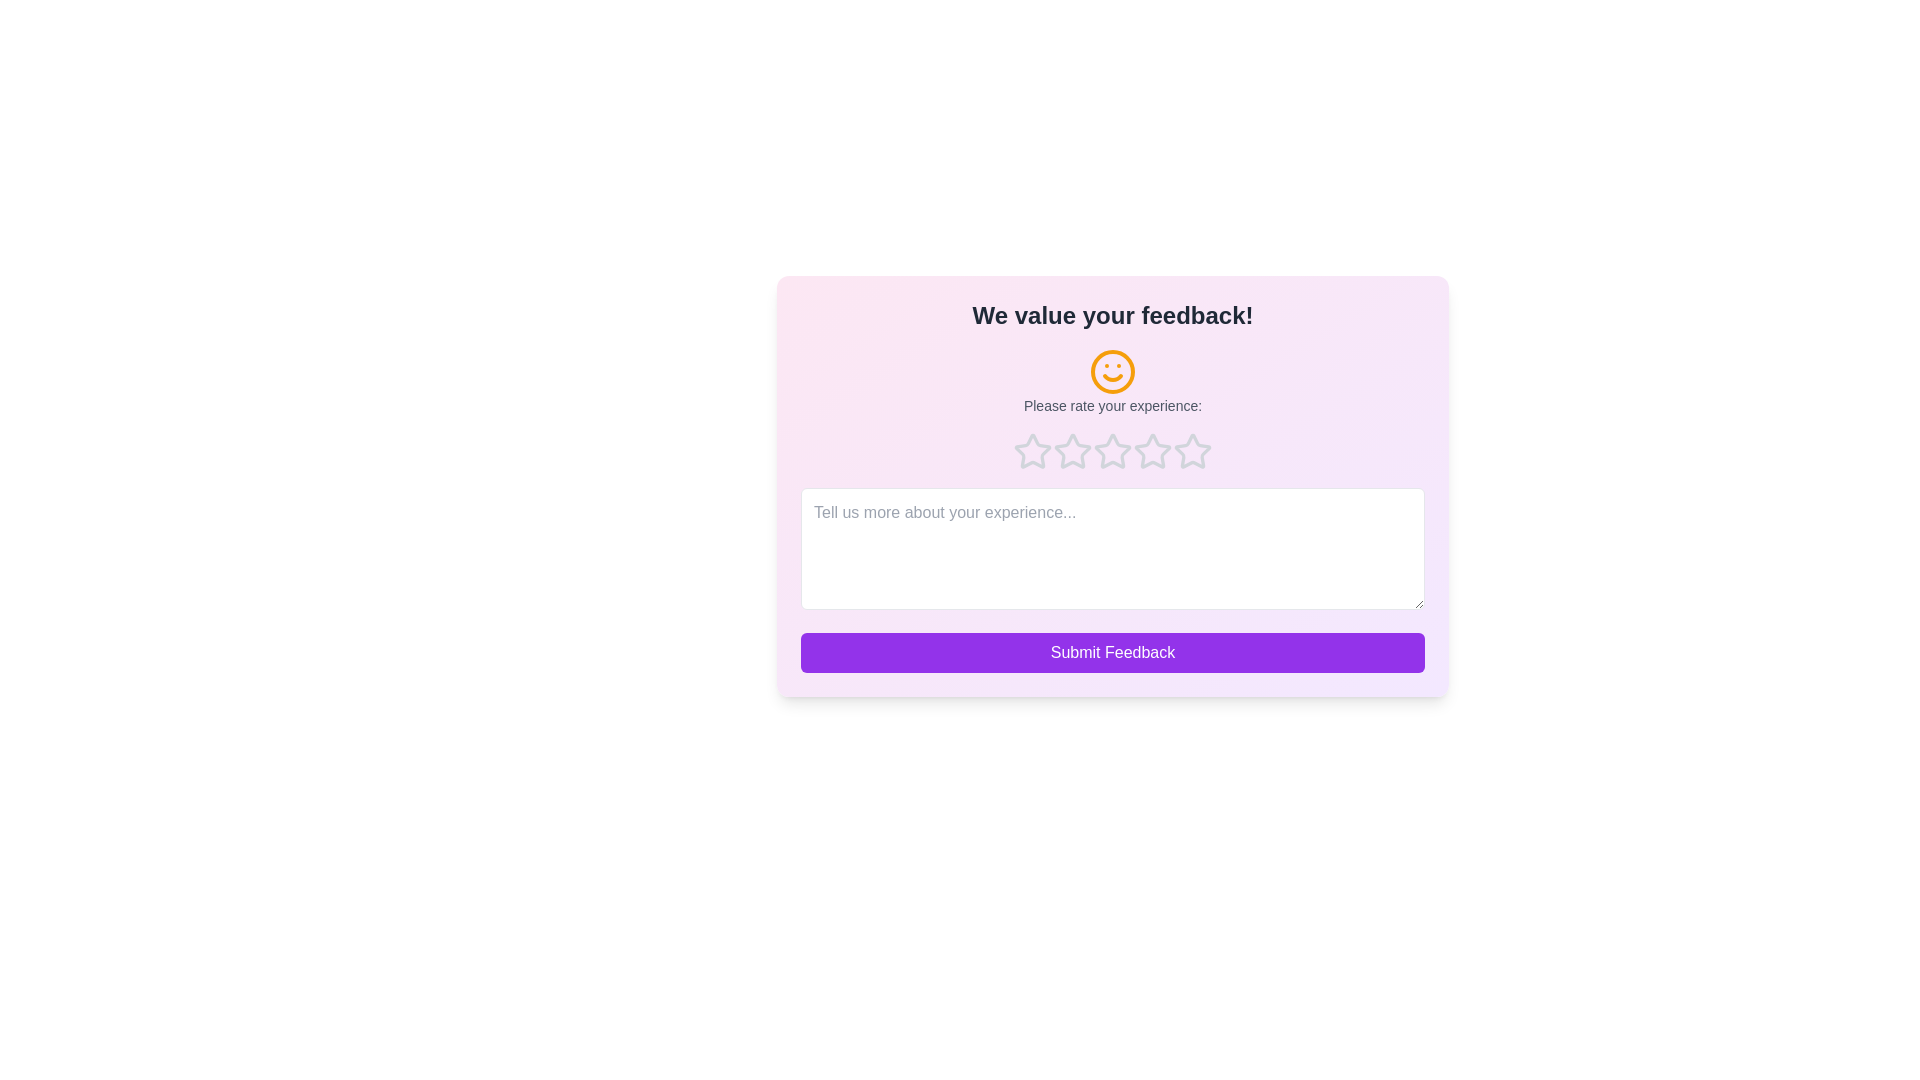  I want to click on the star icon in the Rating element located below the text 'Please rate your experience:', so click(1112, 451).